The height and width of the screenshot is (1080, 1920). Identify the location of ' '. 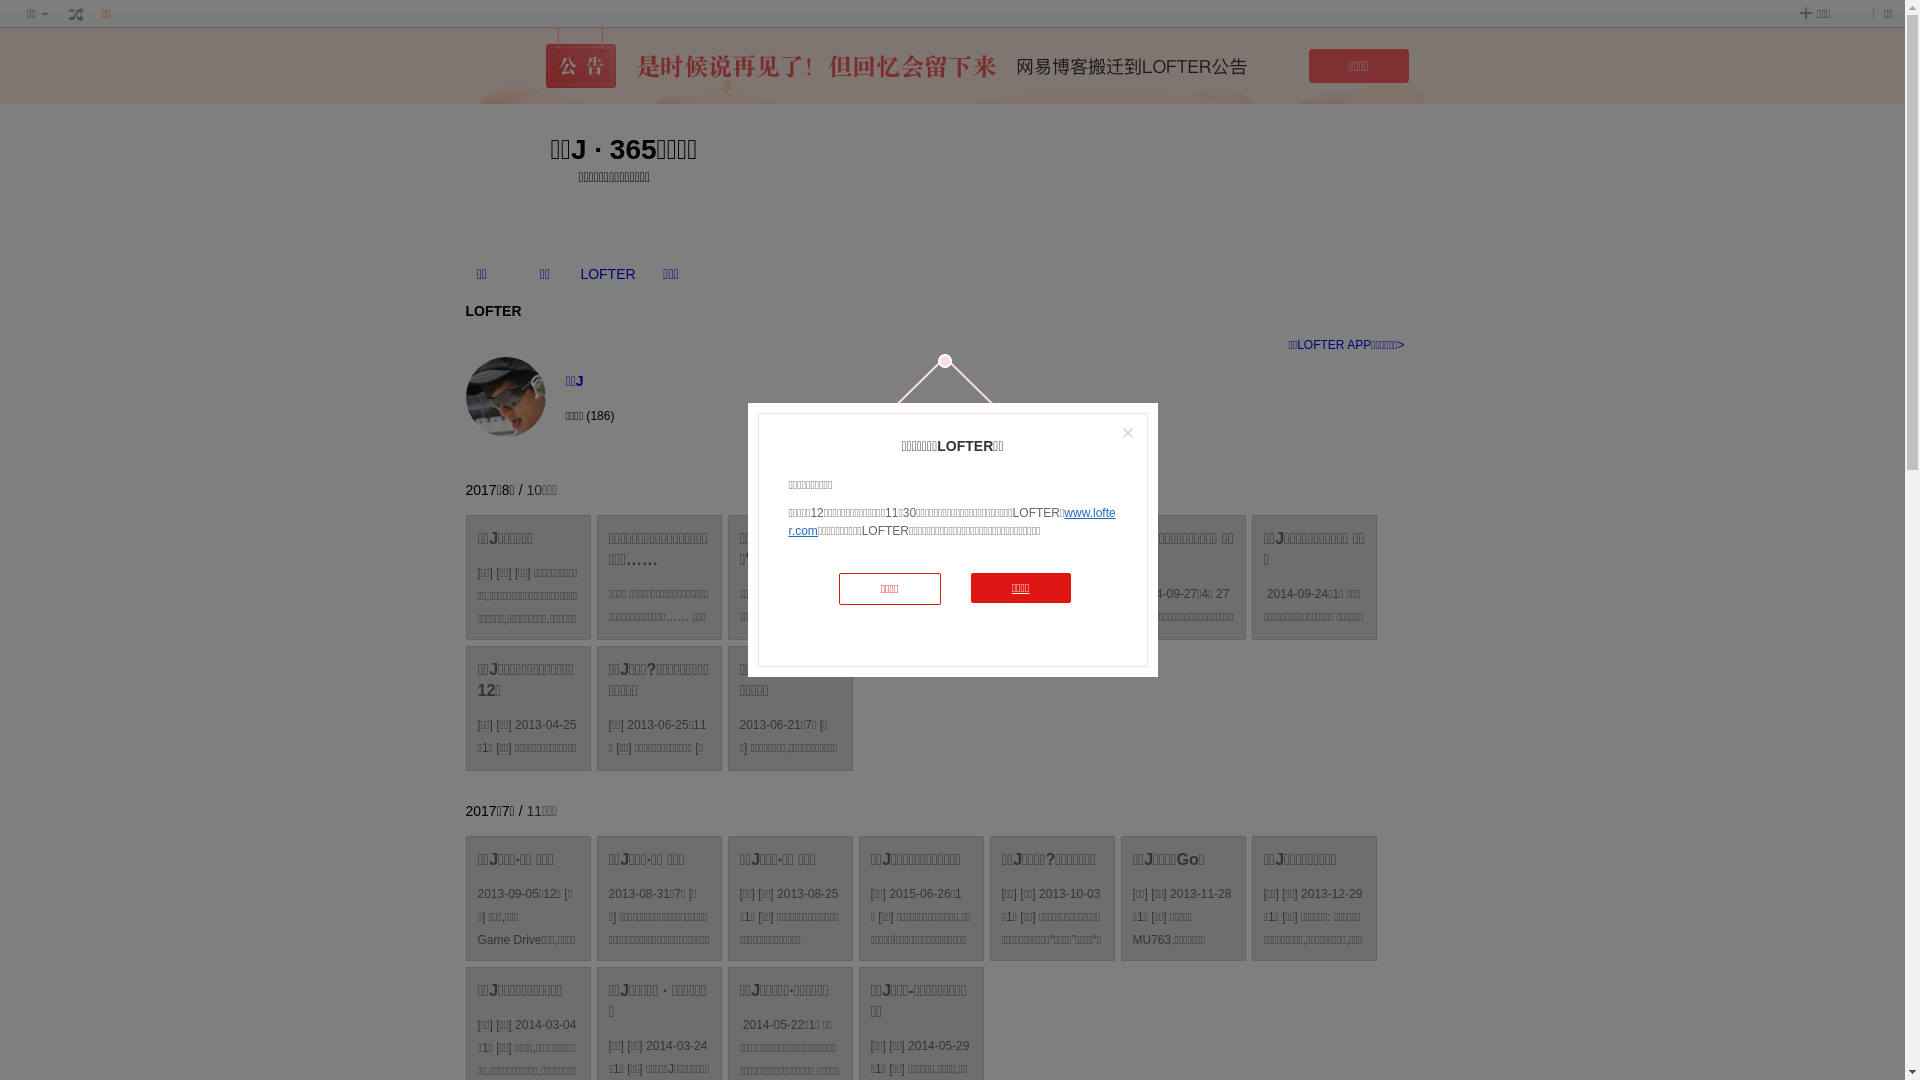
(76, 14).